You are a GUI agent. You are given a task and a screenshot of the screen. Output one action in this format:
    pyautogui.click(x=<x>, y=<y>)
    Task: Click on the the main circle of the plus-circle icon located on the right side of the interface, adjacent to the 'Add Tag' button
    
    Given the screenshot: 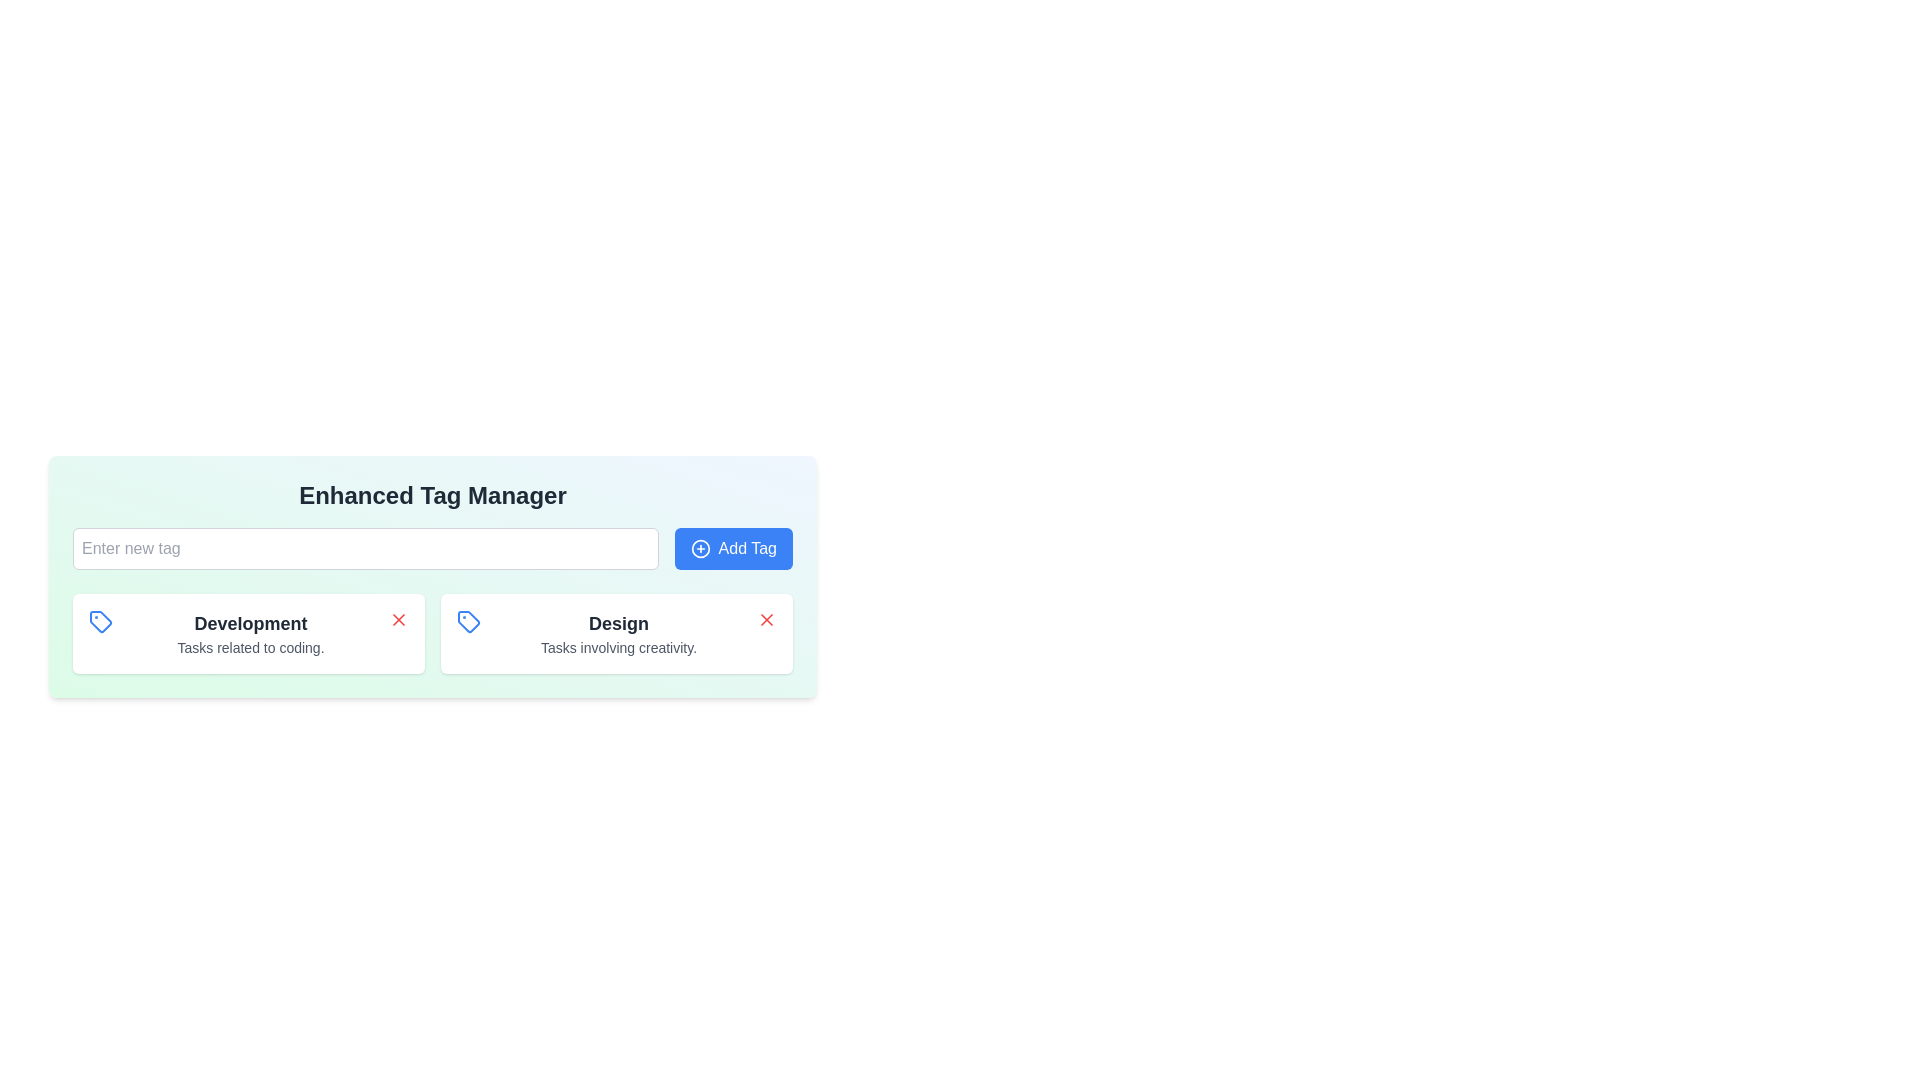 What is the action you would take?
    pyautogui.click(x=700, y=548)
    